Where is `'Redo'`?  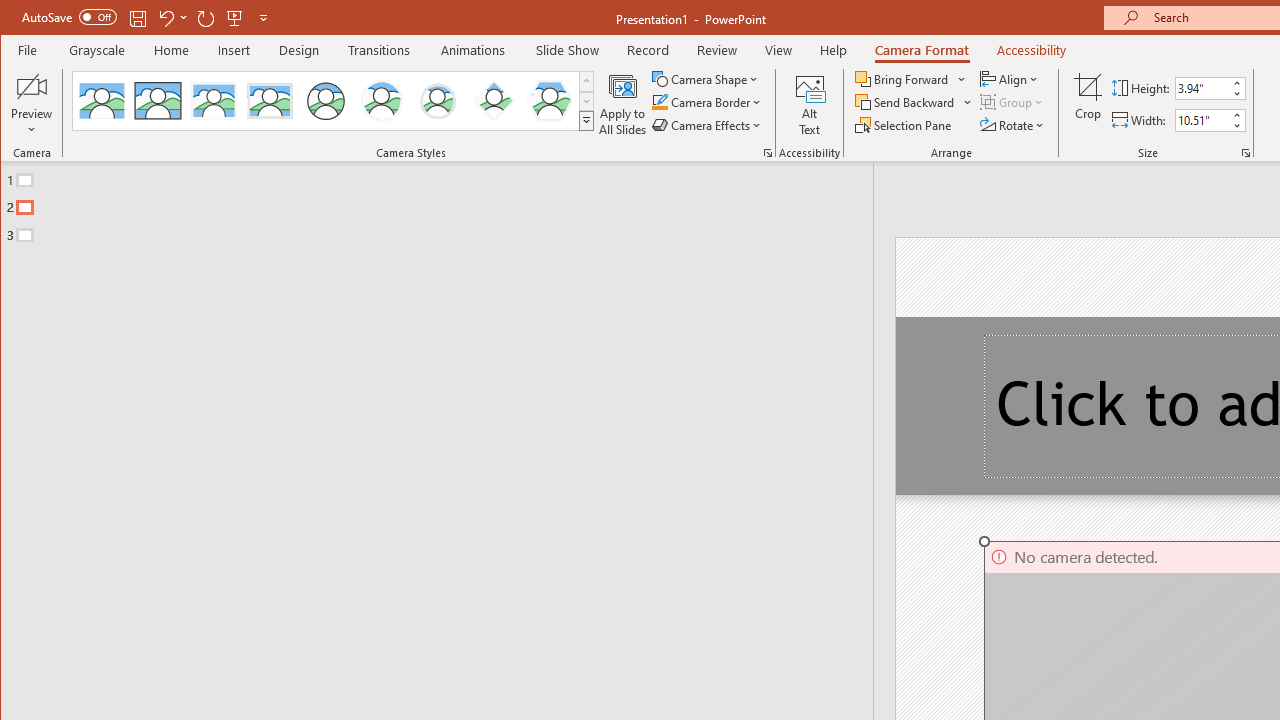
'Redo' is located at coordinates (206, 17).